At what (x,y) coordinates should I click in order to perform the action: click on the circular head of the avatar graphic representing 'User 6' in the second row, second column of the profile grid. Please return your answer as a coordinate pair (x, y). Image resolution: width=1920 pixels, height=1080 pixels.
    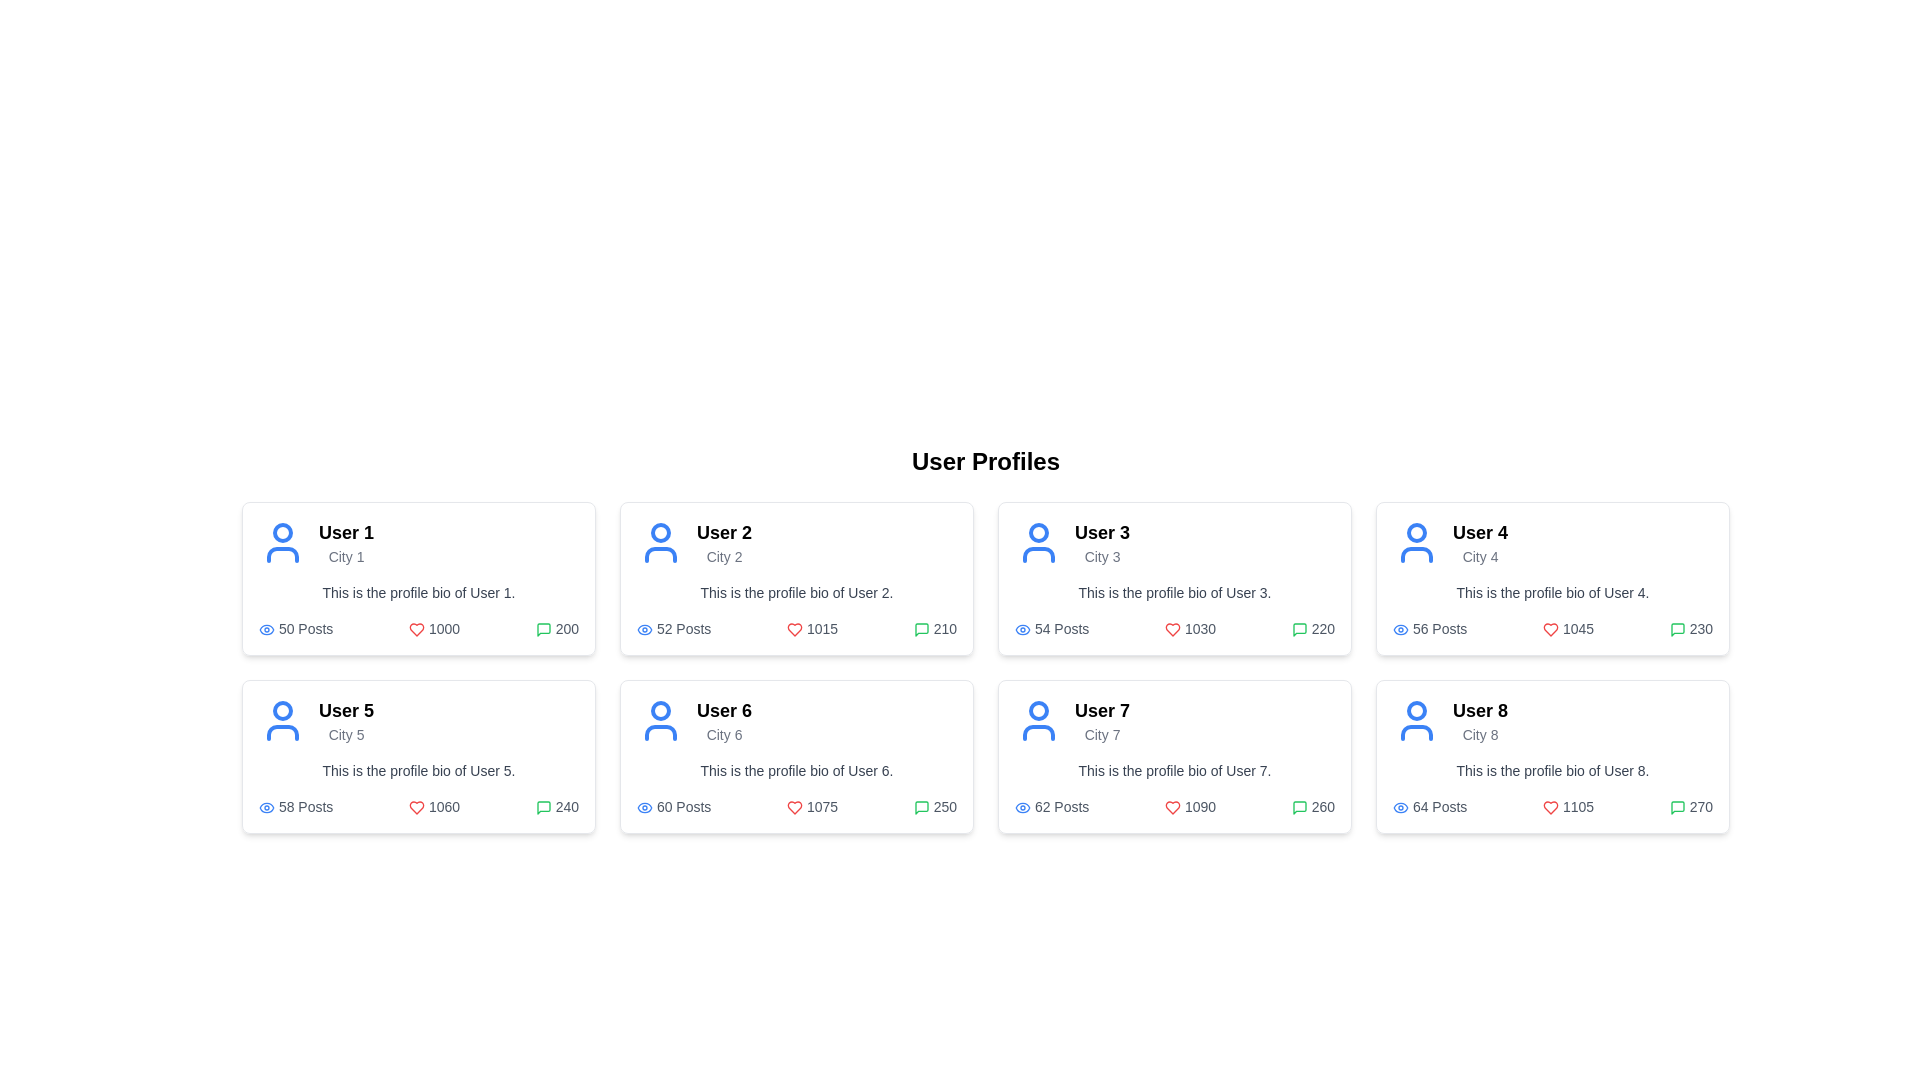
    Looking at the image, I should click on (661, 709).